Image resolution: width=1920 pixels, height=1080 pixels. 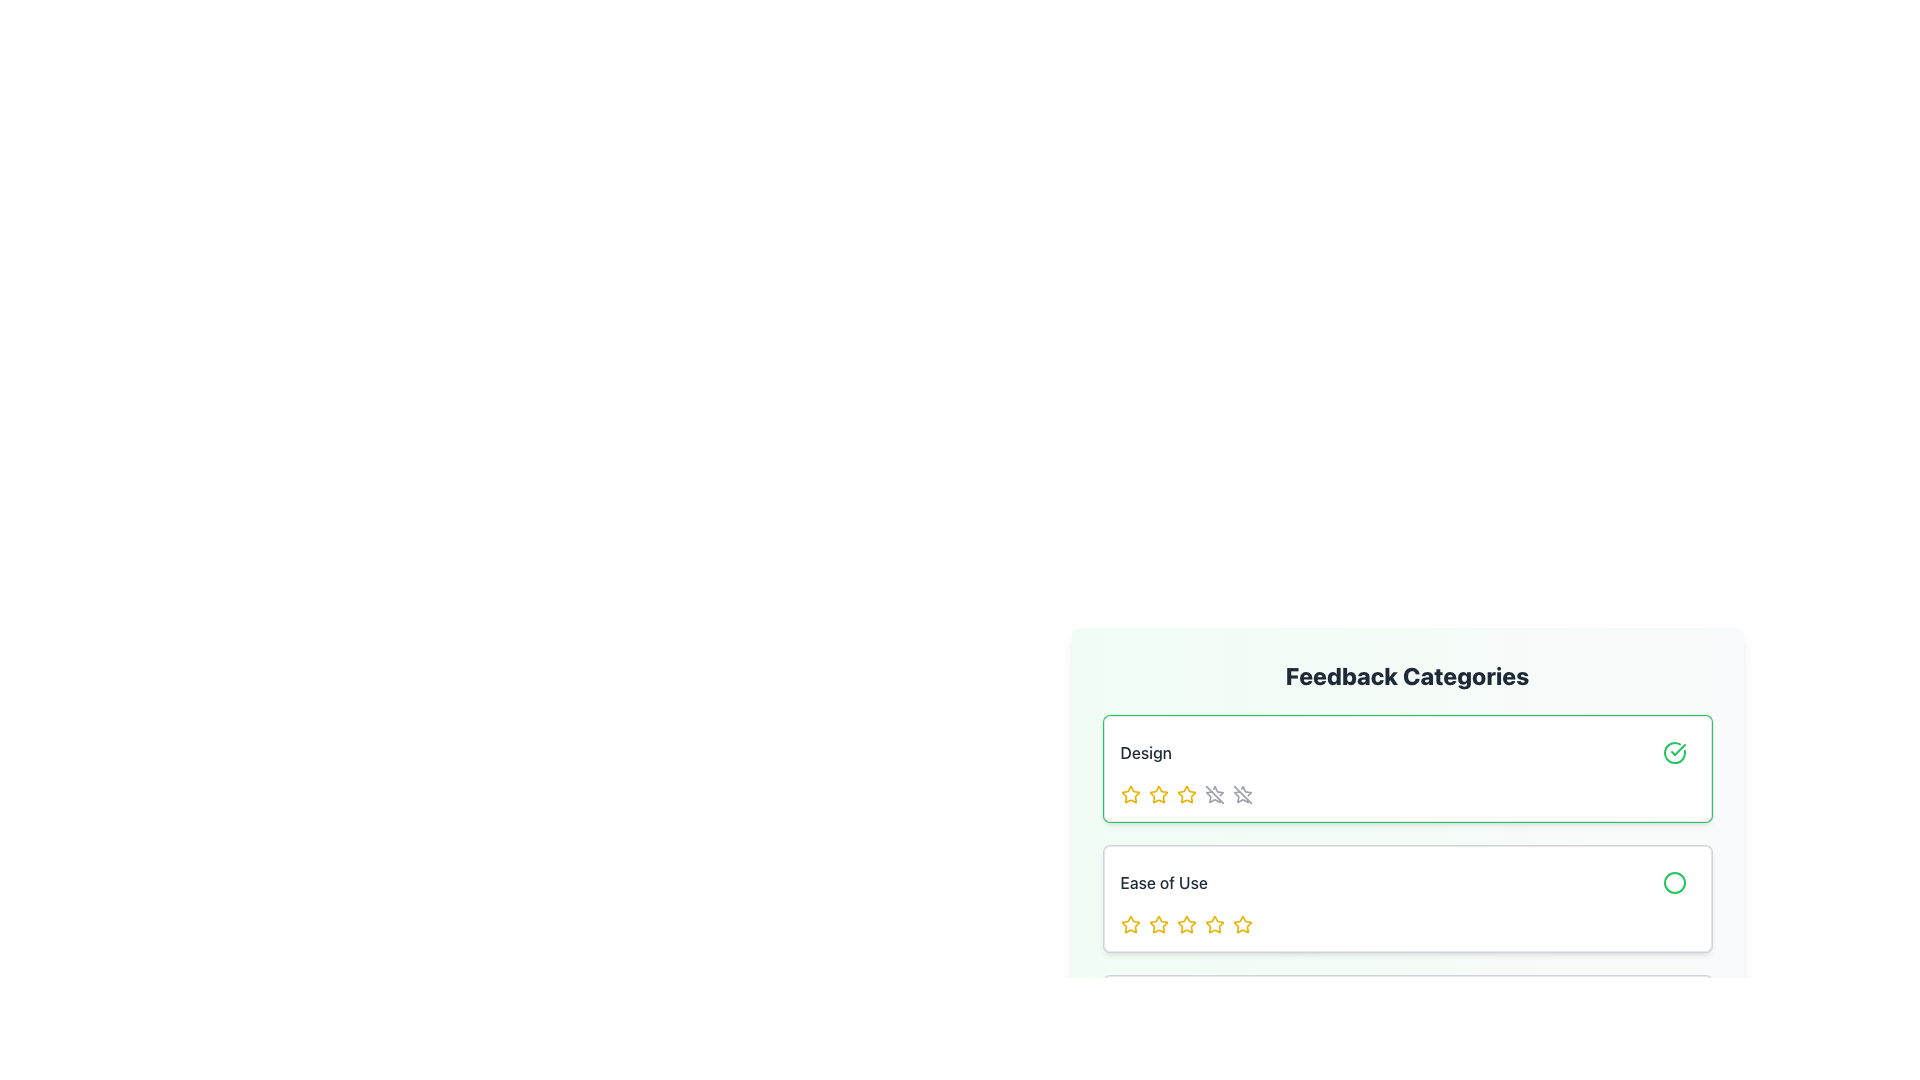 I want to click on the fourth star icon from the left under the 'Design' category in the 'Feedback Categories' section, so click(x=1217, y=790).